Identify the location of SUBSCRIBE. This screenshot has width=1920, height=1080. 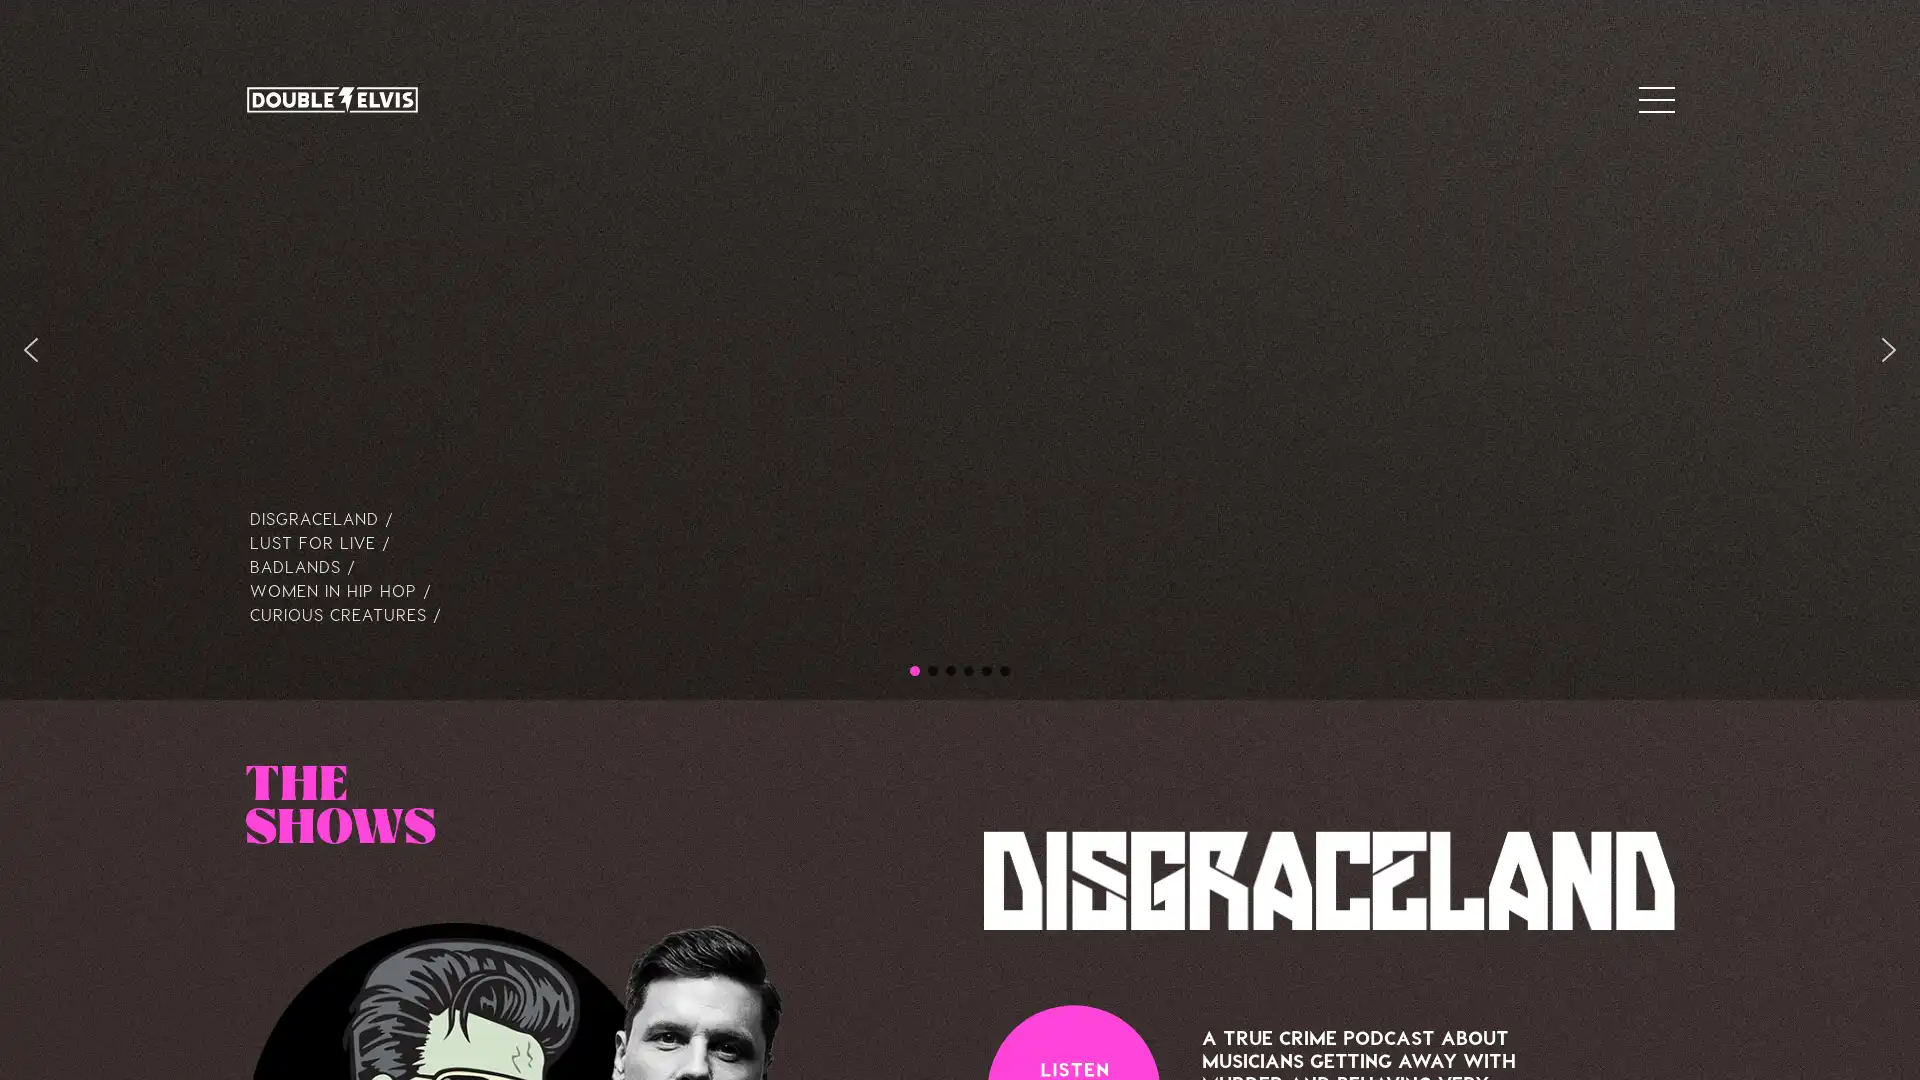
(960, 688).